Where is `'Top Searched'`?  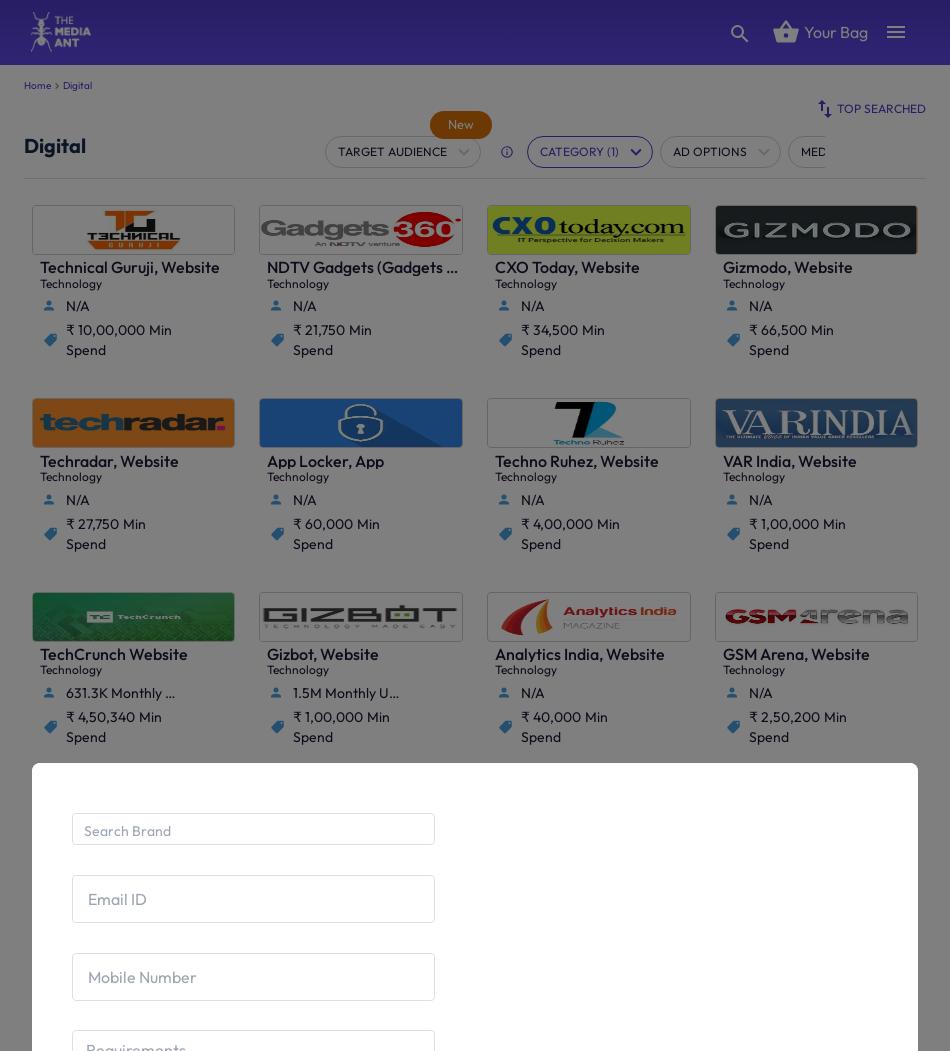
'Top Searched' is located at coordinates (880, 107).